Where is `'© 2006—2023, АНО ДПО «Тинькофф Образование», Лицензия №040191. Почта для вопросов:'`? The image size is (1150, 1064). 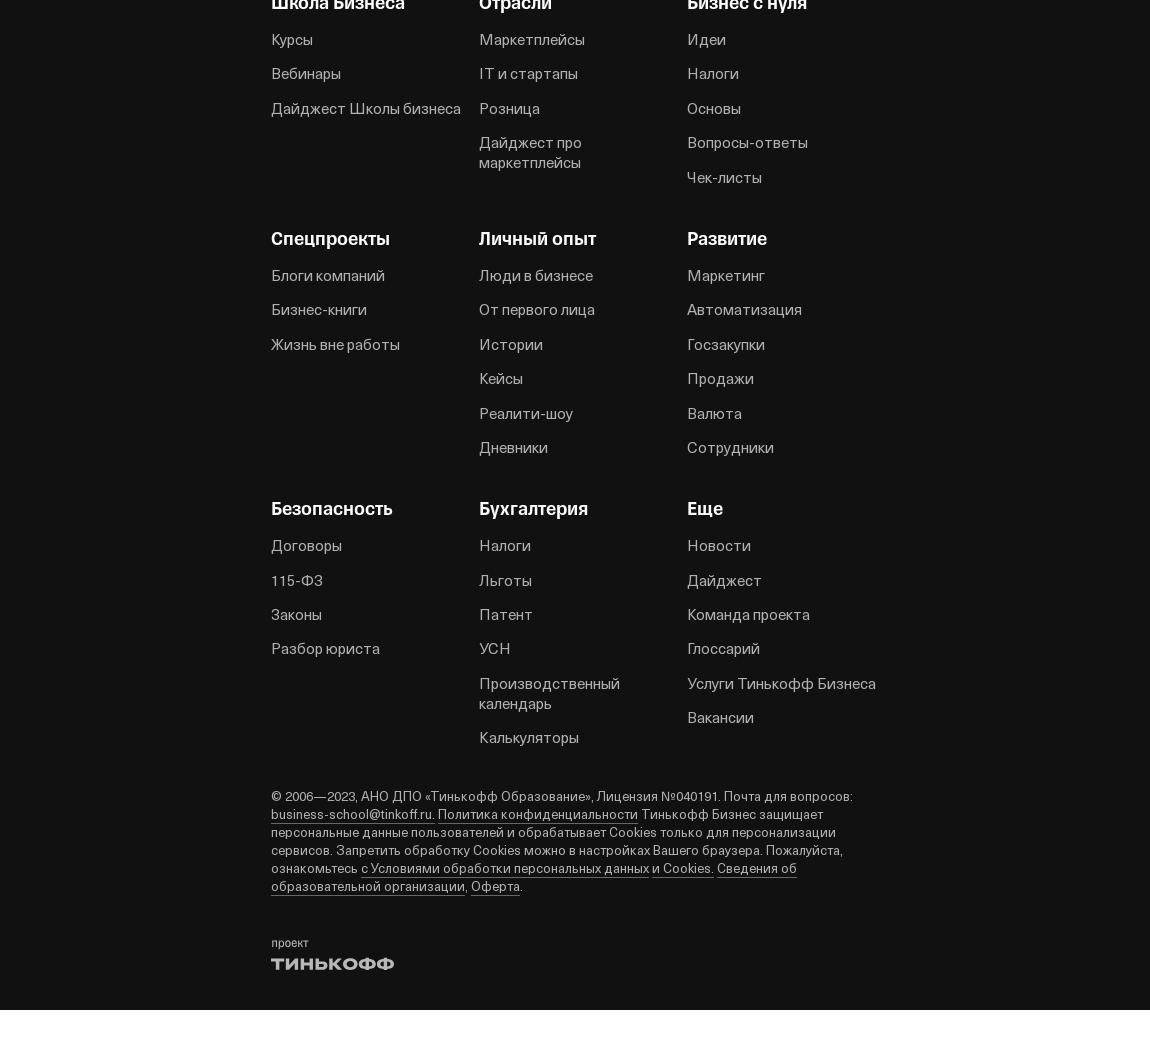 '© 2006—2023, АНО ДПО «Тинькофф Образование», Лицензия №040191. Почта для вопросов:' is located at coordinates (270, 795).